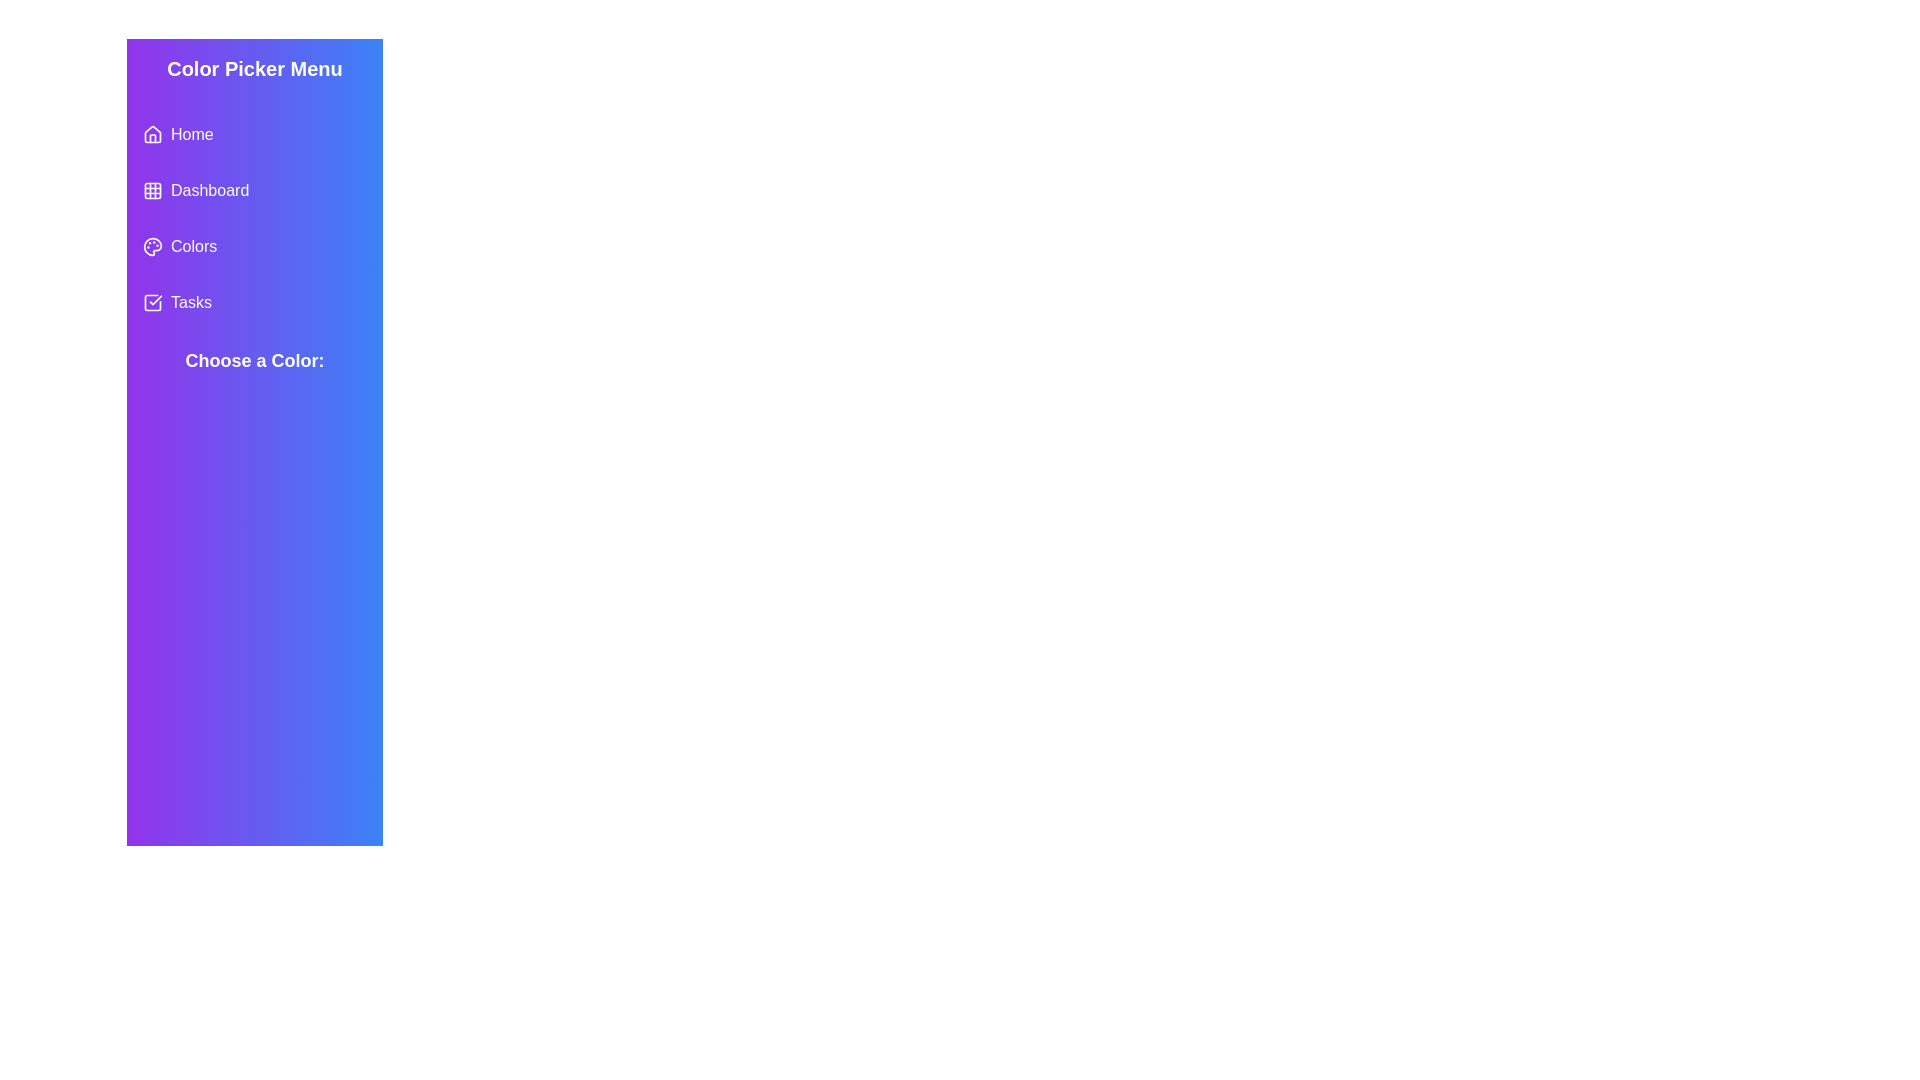  I want to click on the first icon in the sidebar menu, which serves as a home button, so click(152, 134).